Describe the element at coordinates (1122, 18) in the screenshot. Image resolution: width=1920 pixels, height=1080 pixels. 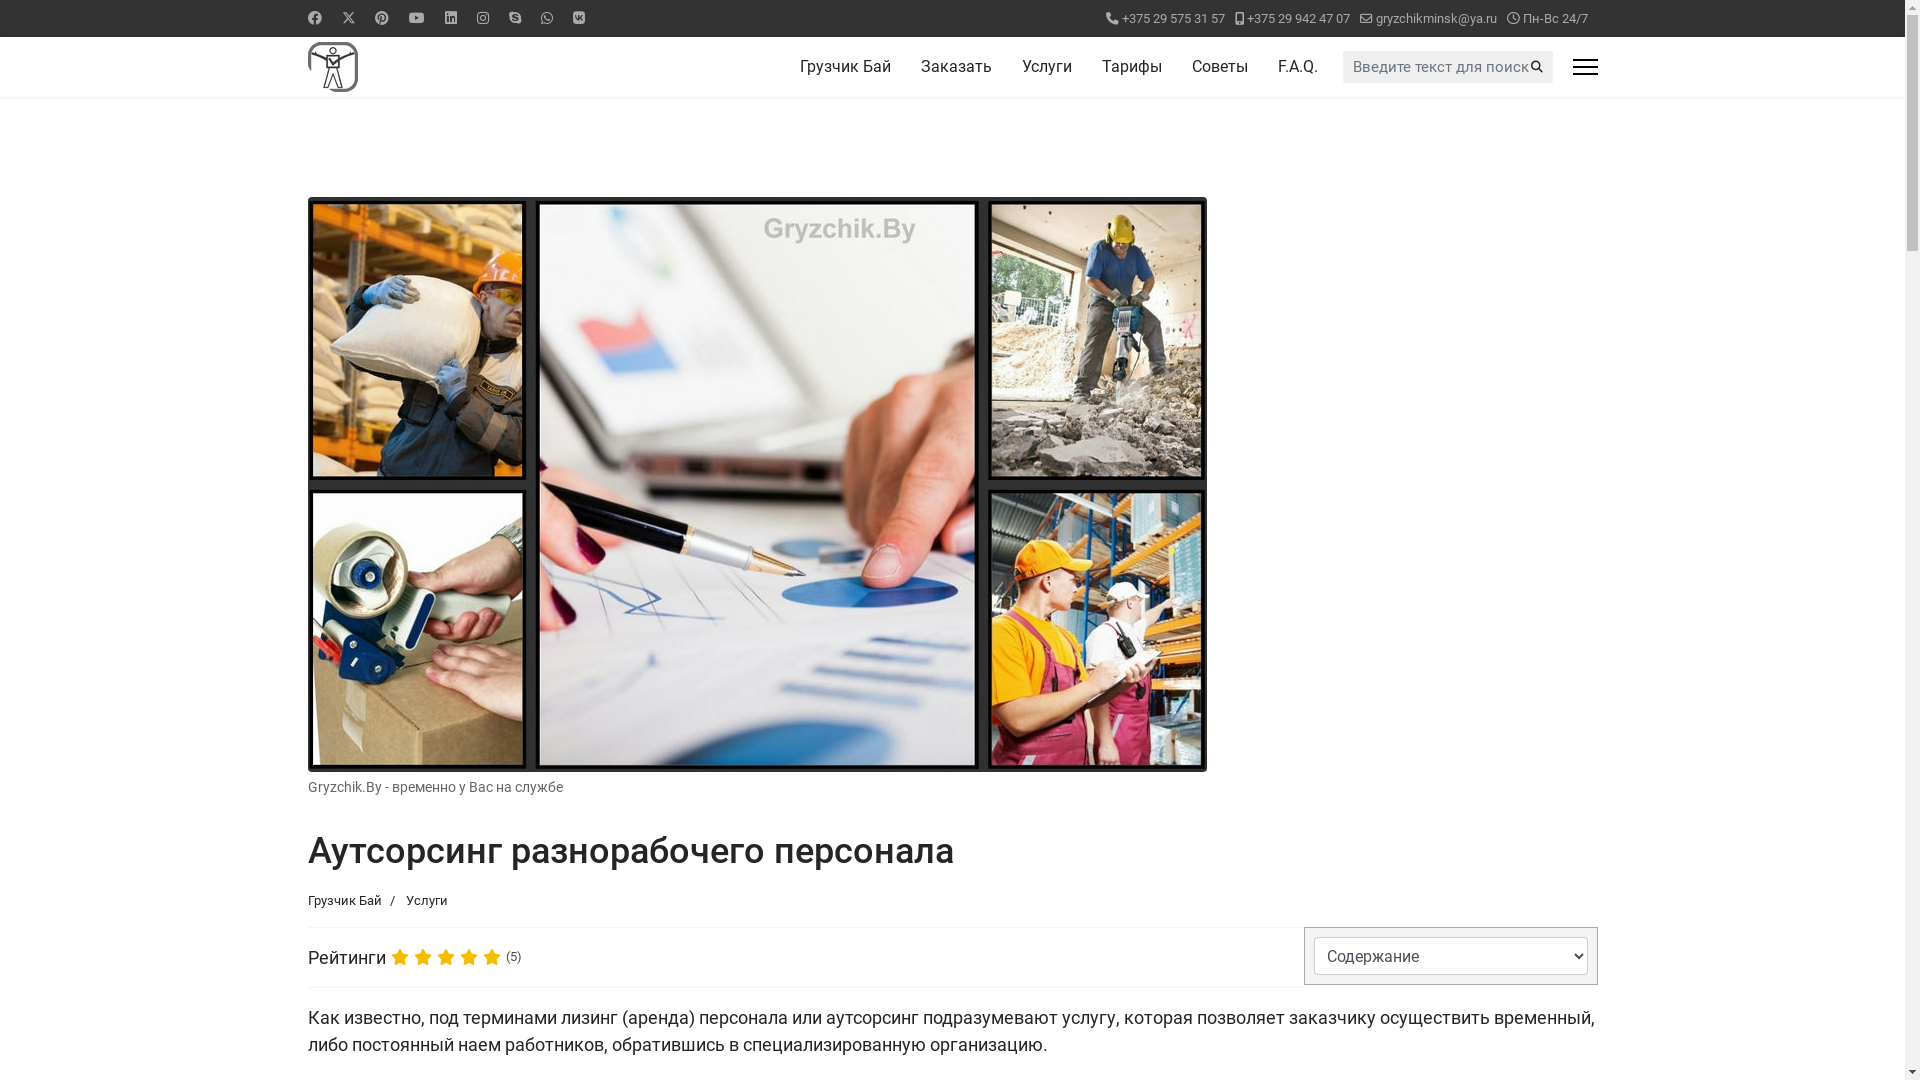
I see `'+375 29 575 31 57'` at that location.